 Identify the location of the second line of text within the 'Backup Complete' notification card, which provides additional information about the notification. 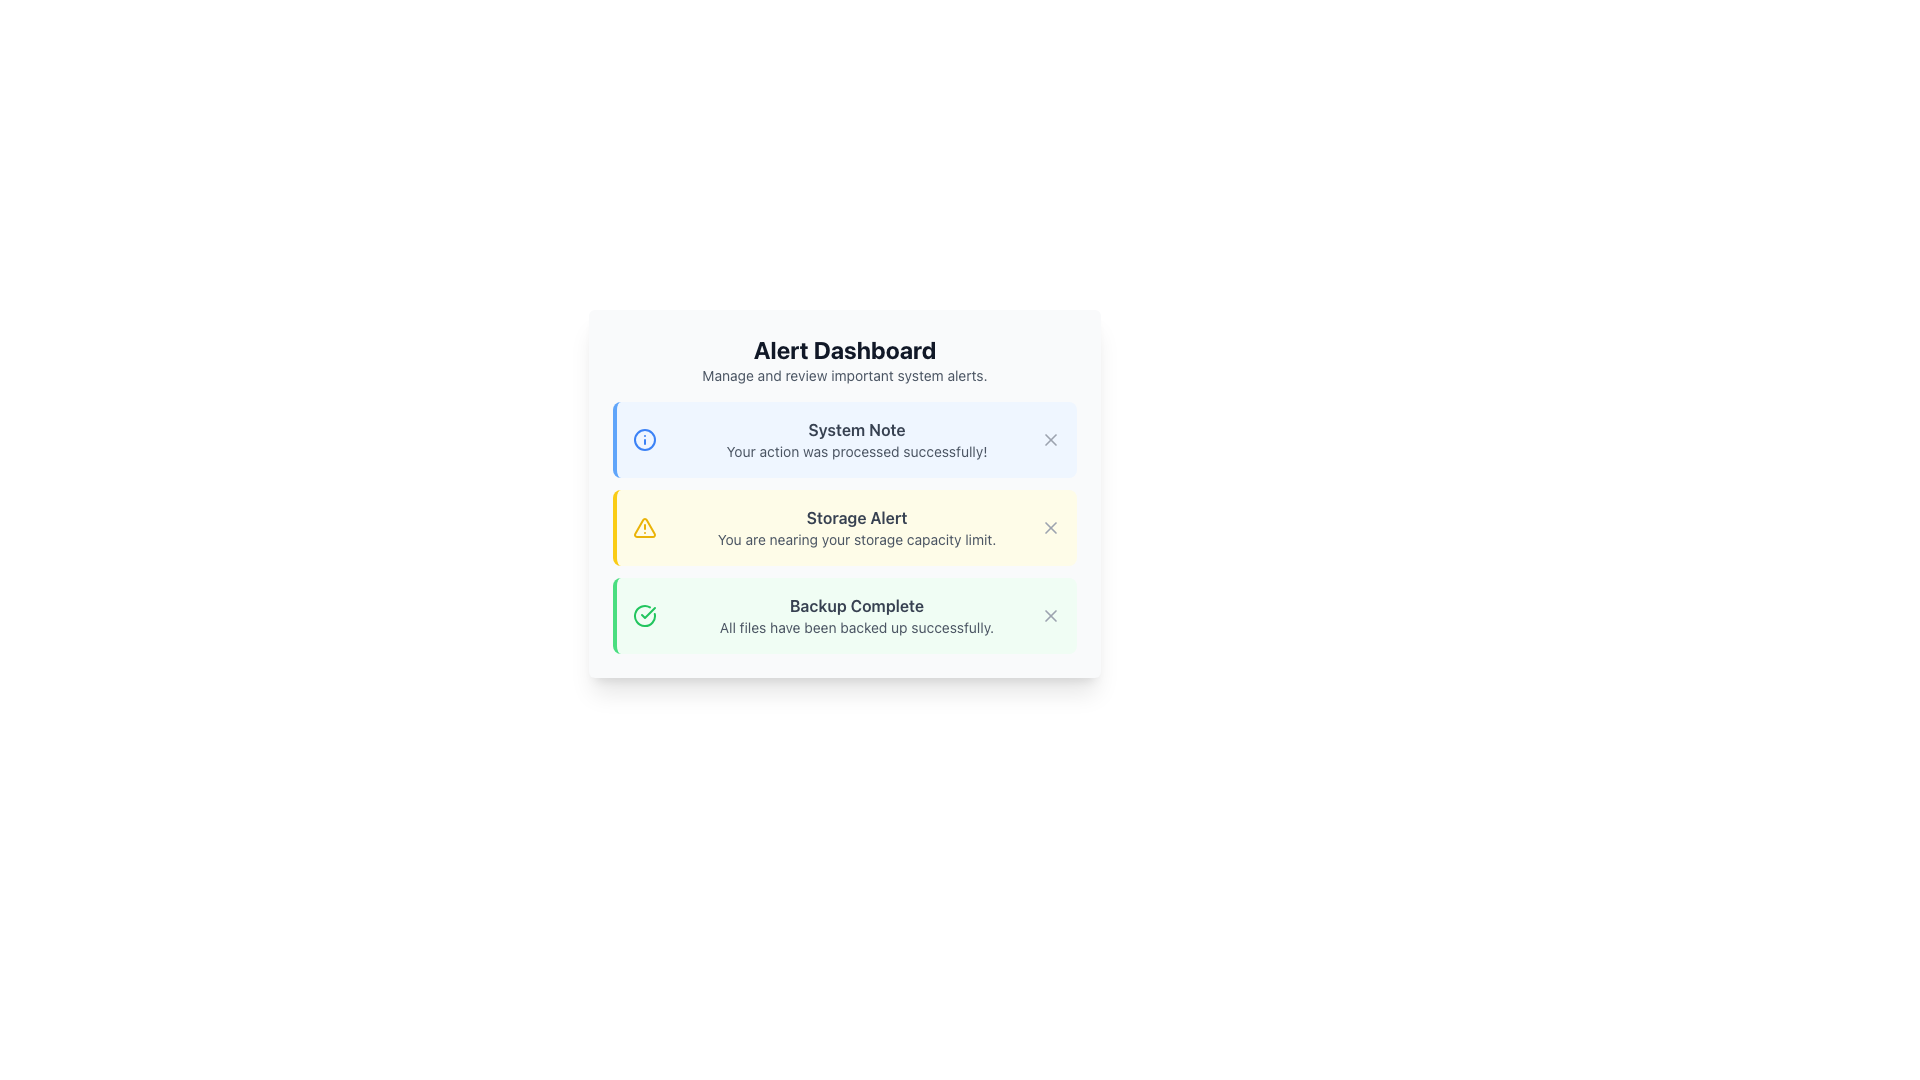
(857, 627).